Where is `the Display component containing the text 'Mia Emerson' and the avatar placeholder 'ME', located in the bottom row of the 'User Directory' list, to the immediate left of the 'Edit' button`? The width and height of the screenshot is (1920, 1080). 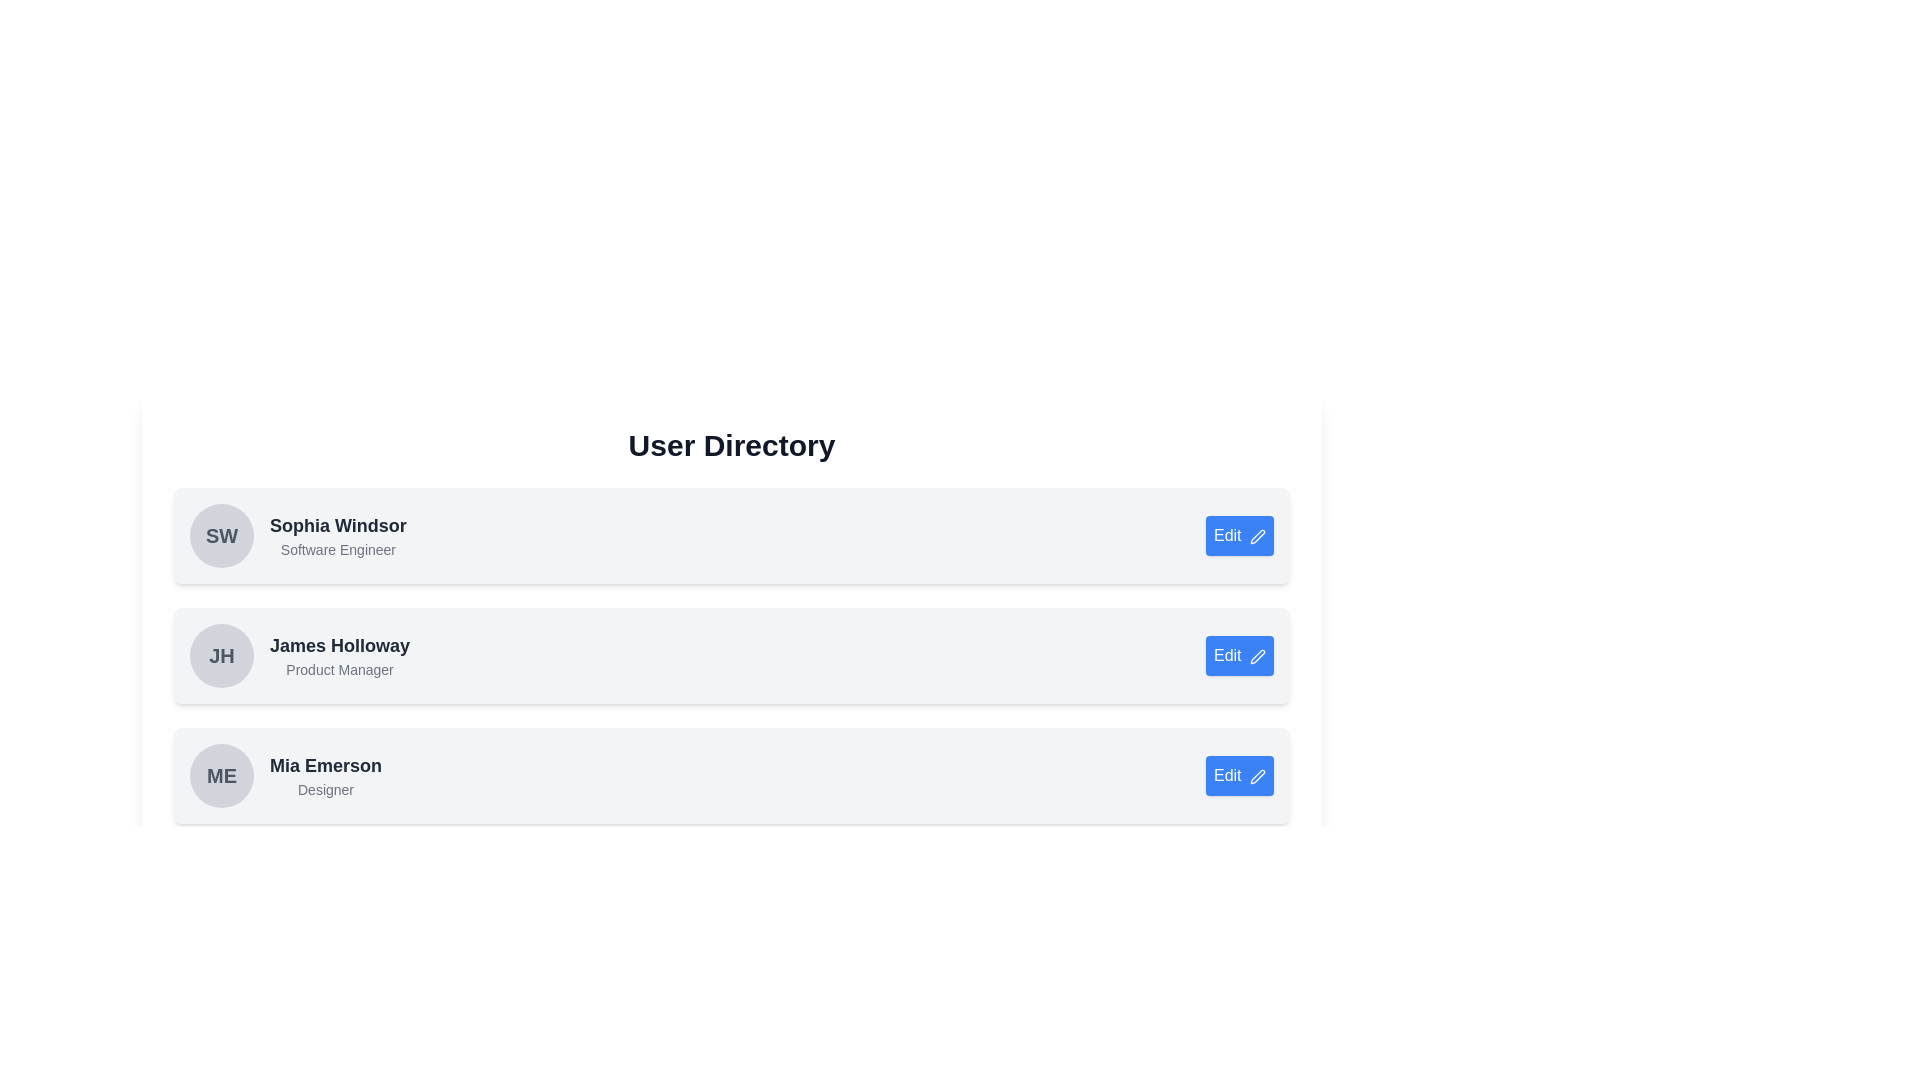 the Display component containing the text 'Mia Emerson' and the avatar placeholder 'ME', located in the bottom row of the 'User Directory' list, to the immediate left of the 'Edit' button is located at coordinates (285, 774).